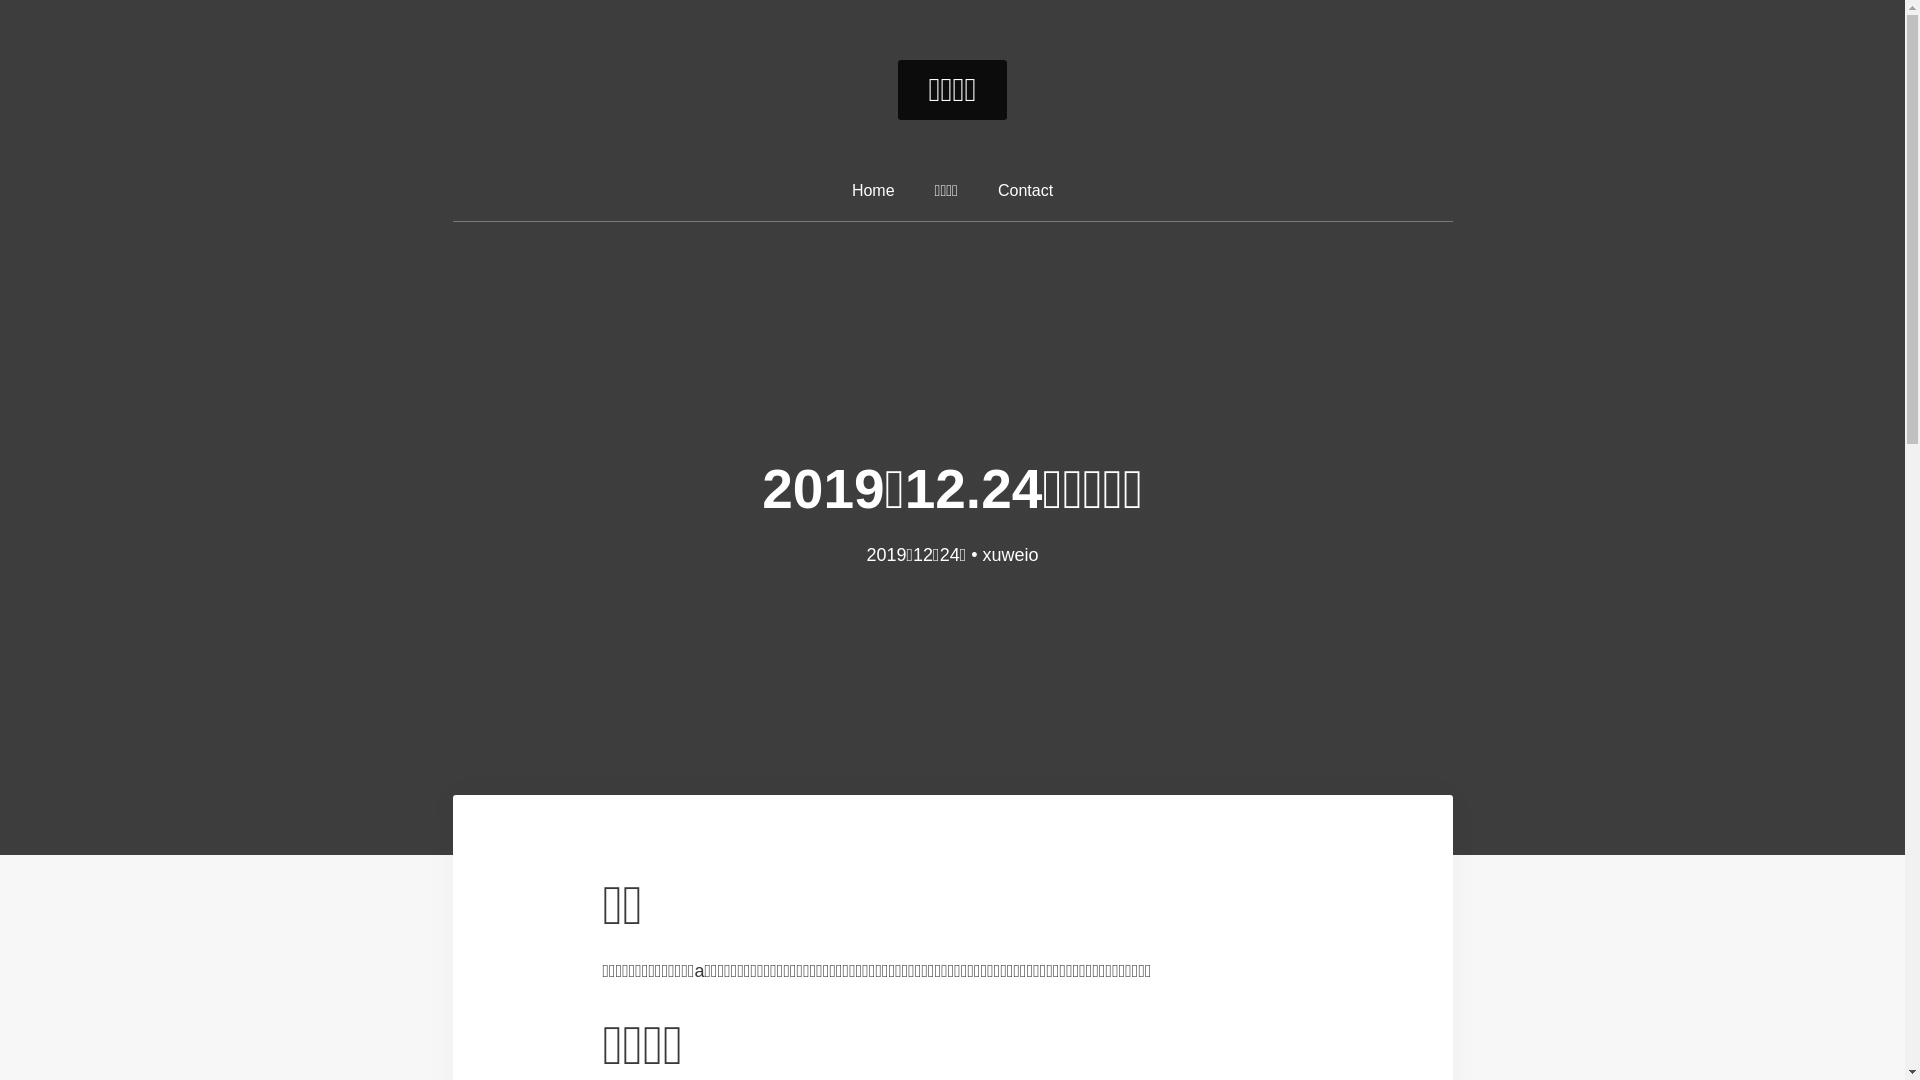 This screenshot has width=1920, height=1080. What do you see at coordinates (978, 191) in the screenshot?
I see `'Contact'` at bounding box center [978, 191].